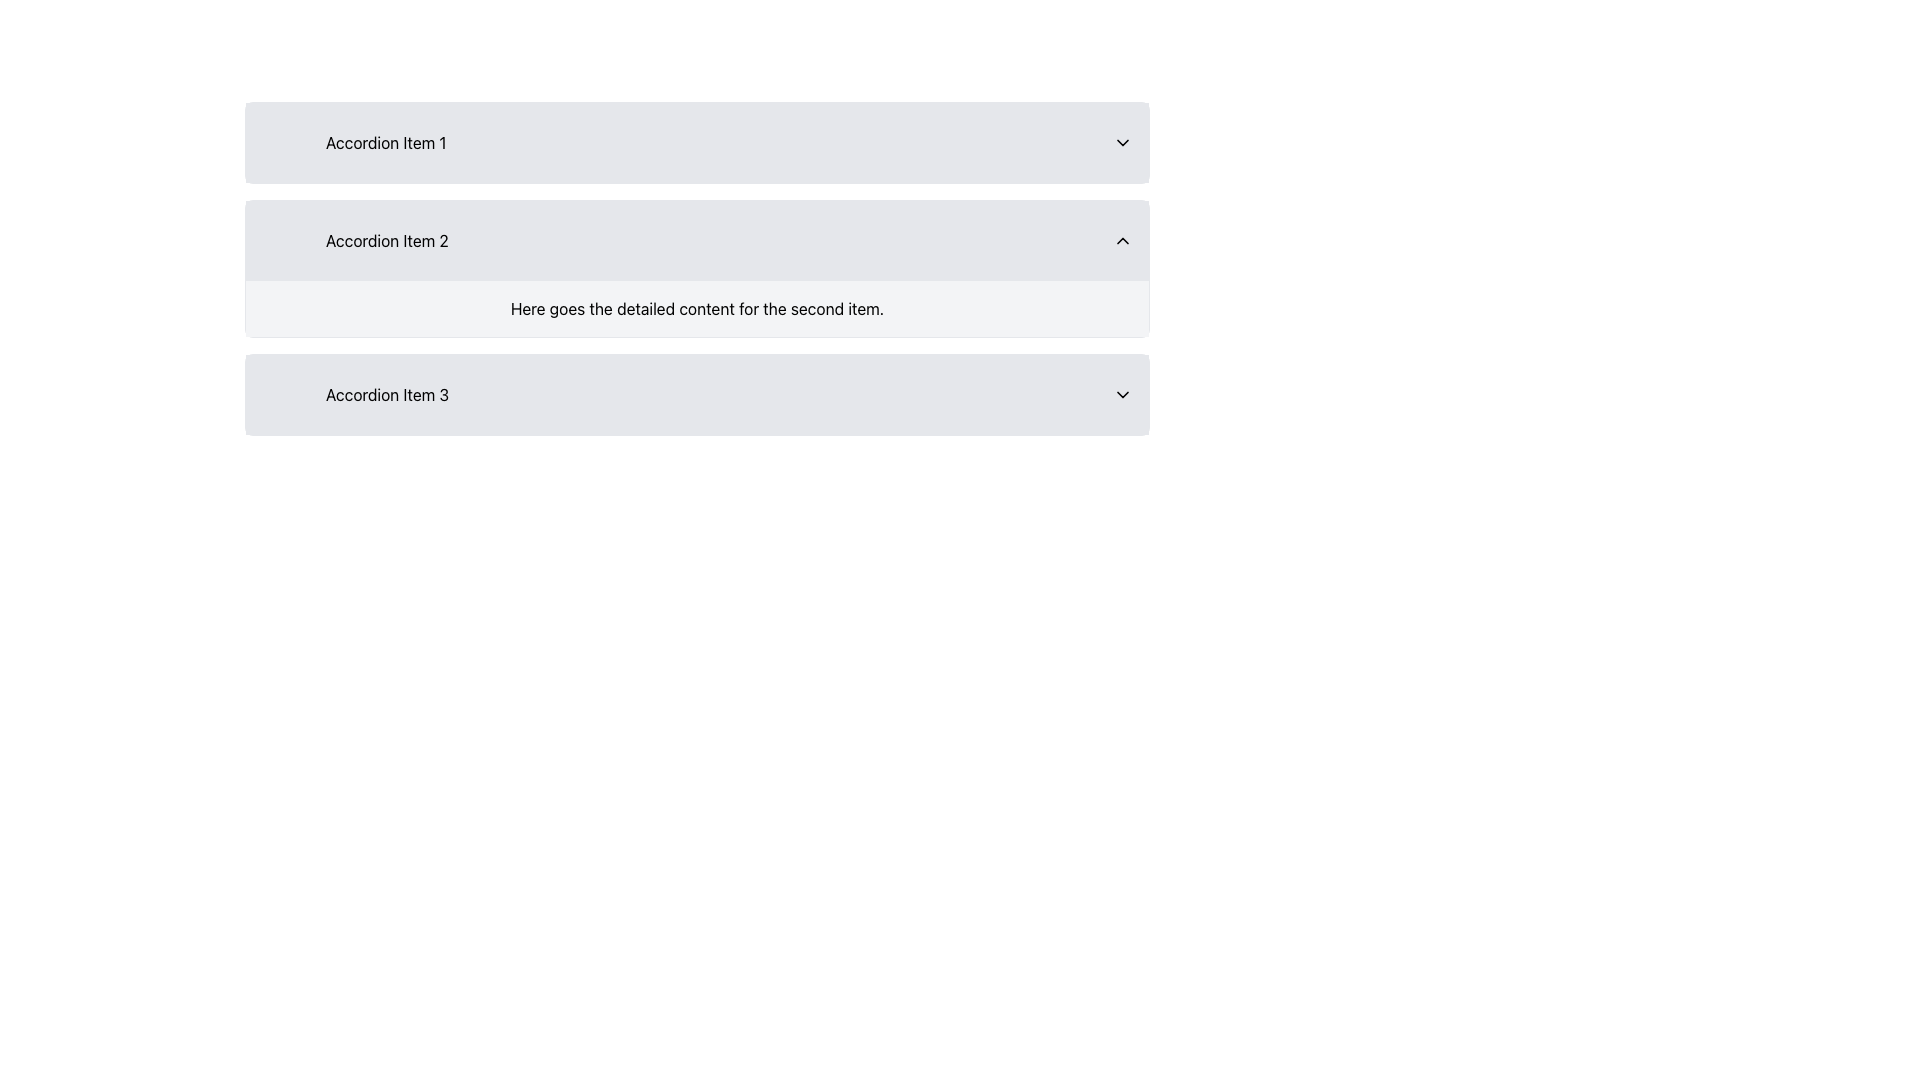 The image size is (1920, 1080). Describe the element at coordinates (355, 394) in the screenshot. I see `the text label displaying 'Accordion Item 3', which is the third item in a vertically stacked list of items` at that location.